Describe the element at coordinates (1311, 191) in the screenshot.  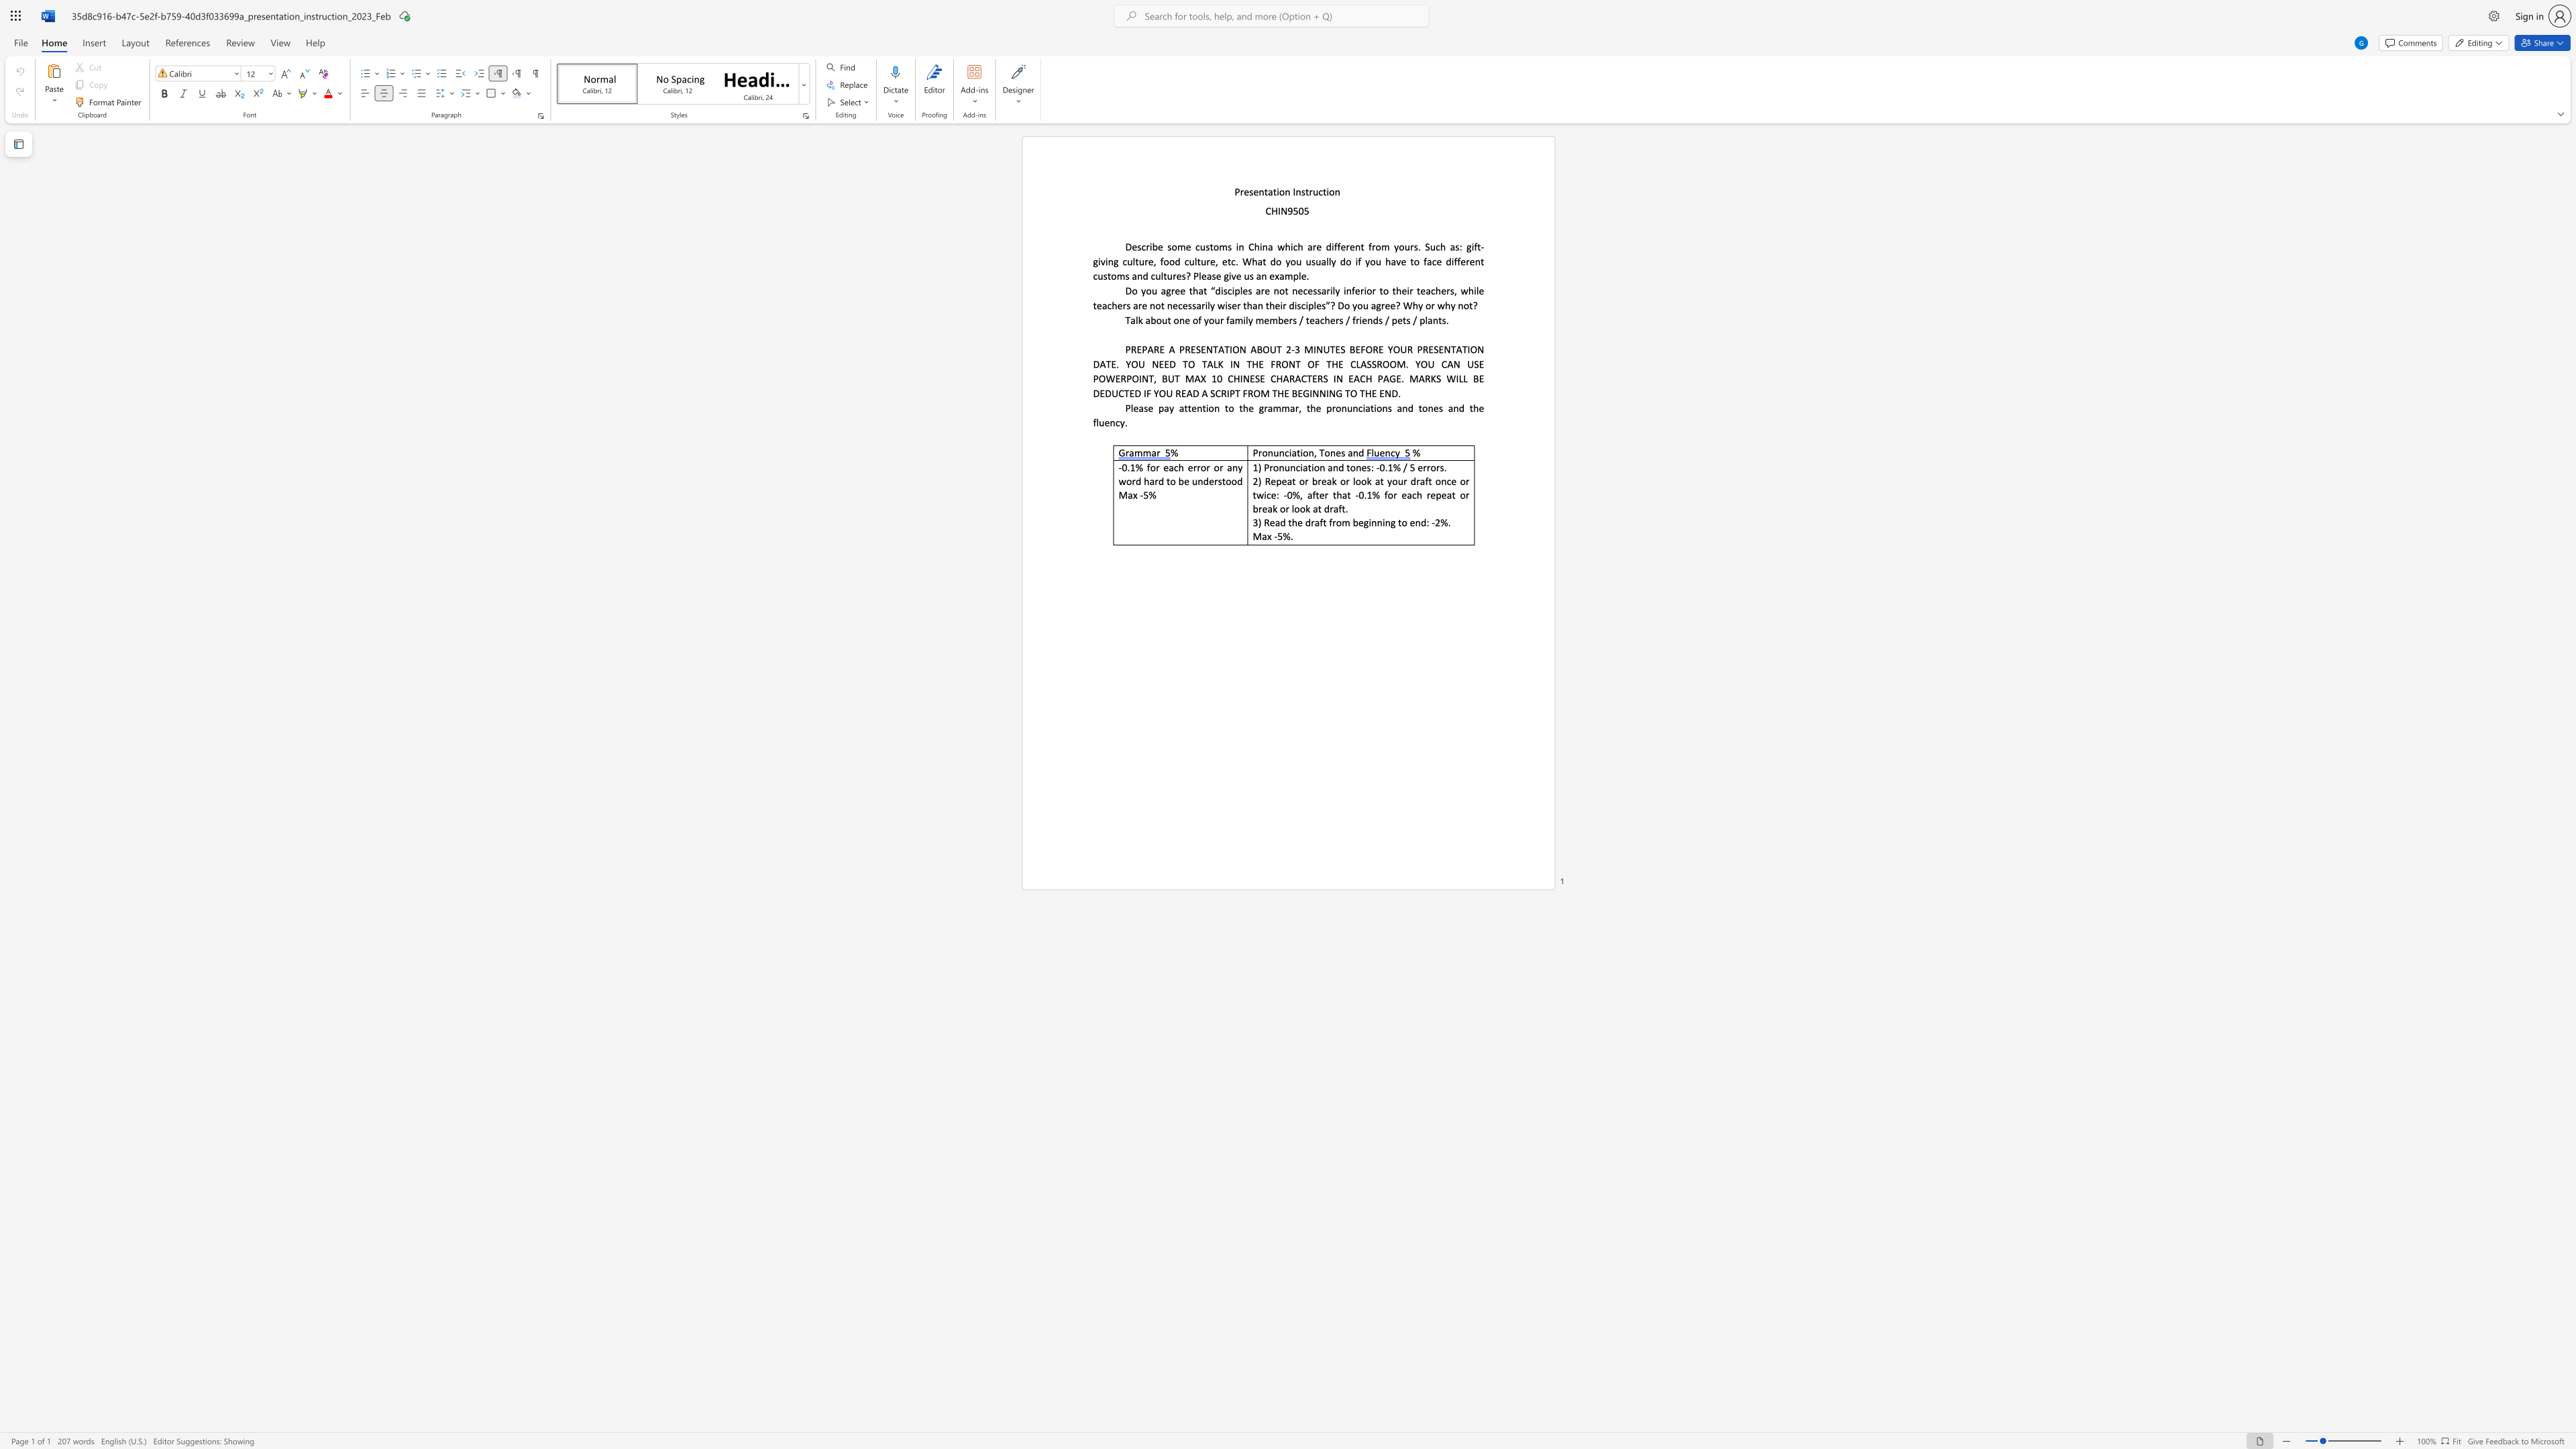
I see `the 2th character "r" in the text` at that location.